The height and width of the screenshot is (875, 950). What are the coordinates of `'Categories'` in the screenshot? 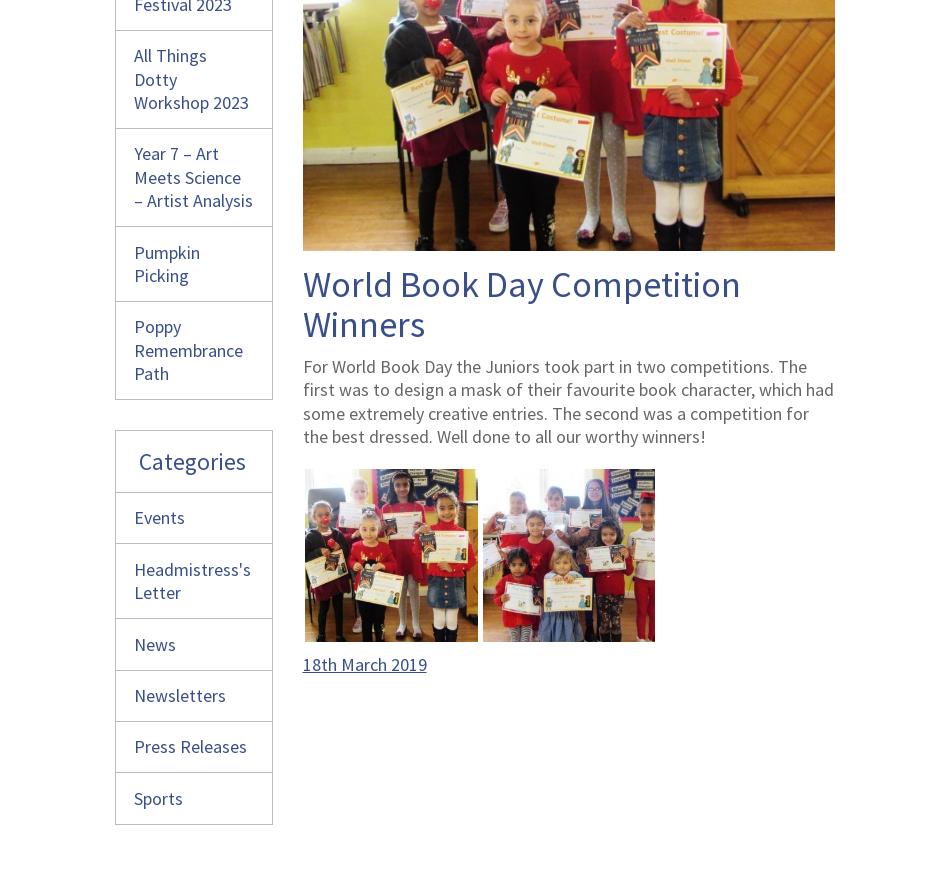 It's located at (192, 460).